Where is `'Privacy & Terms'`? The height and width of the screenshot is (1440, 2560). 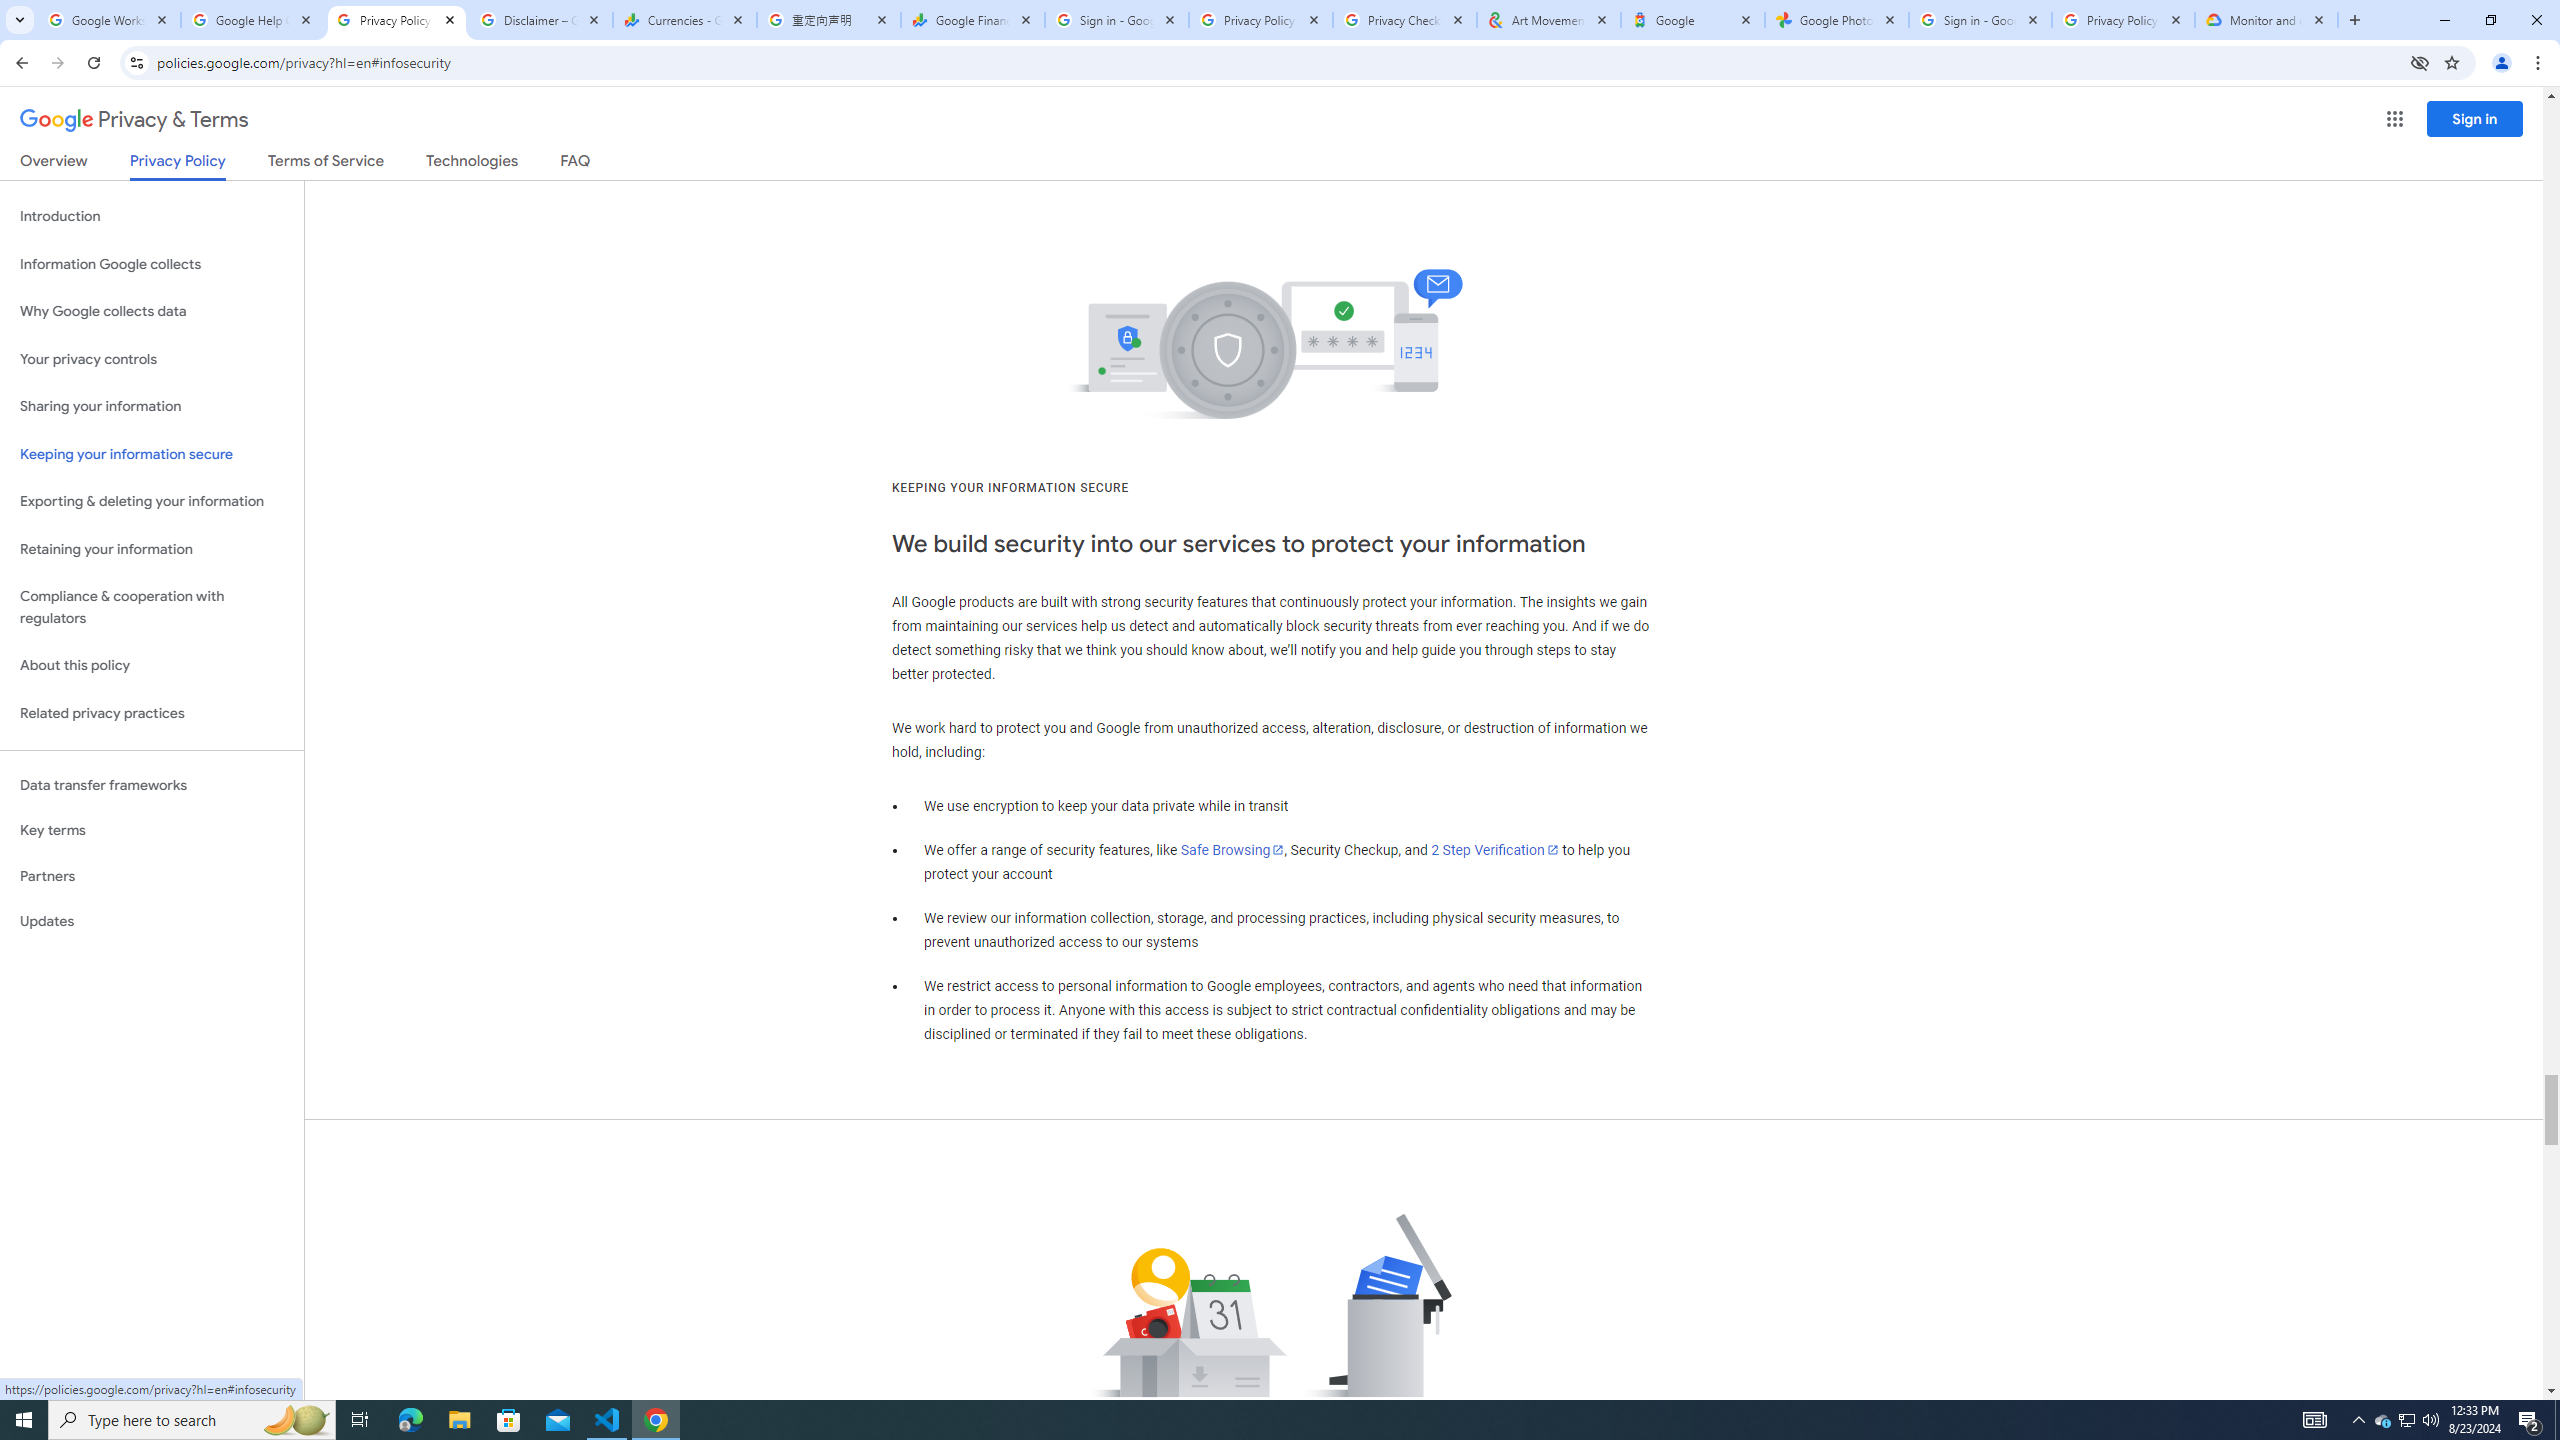 'Privacy & Terms' is located at coordinates (134, 119).